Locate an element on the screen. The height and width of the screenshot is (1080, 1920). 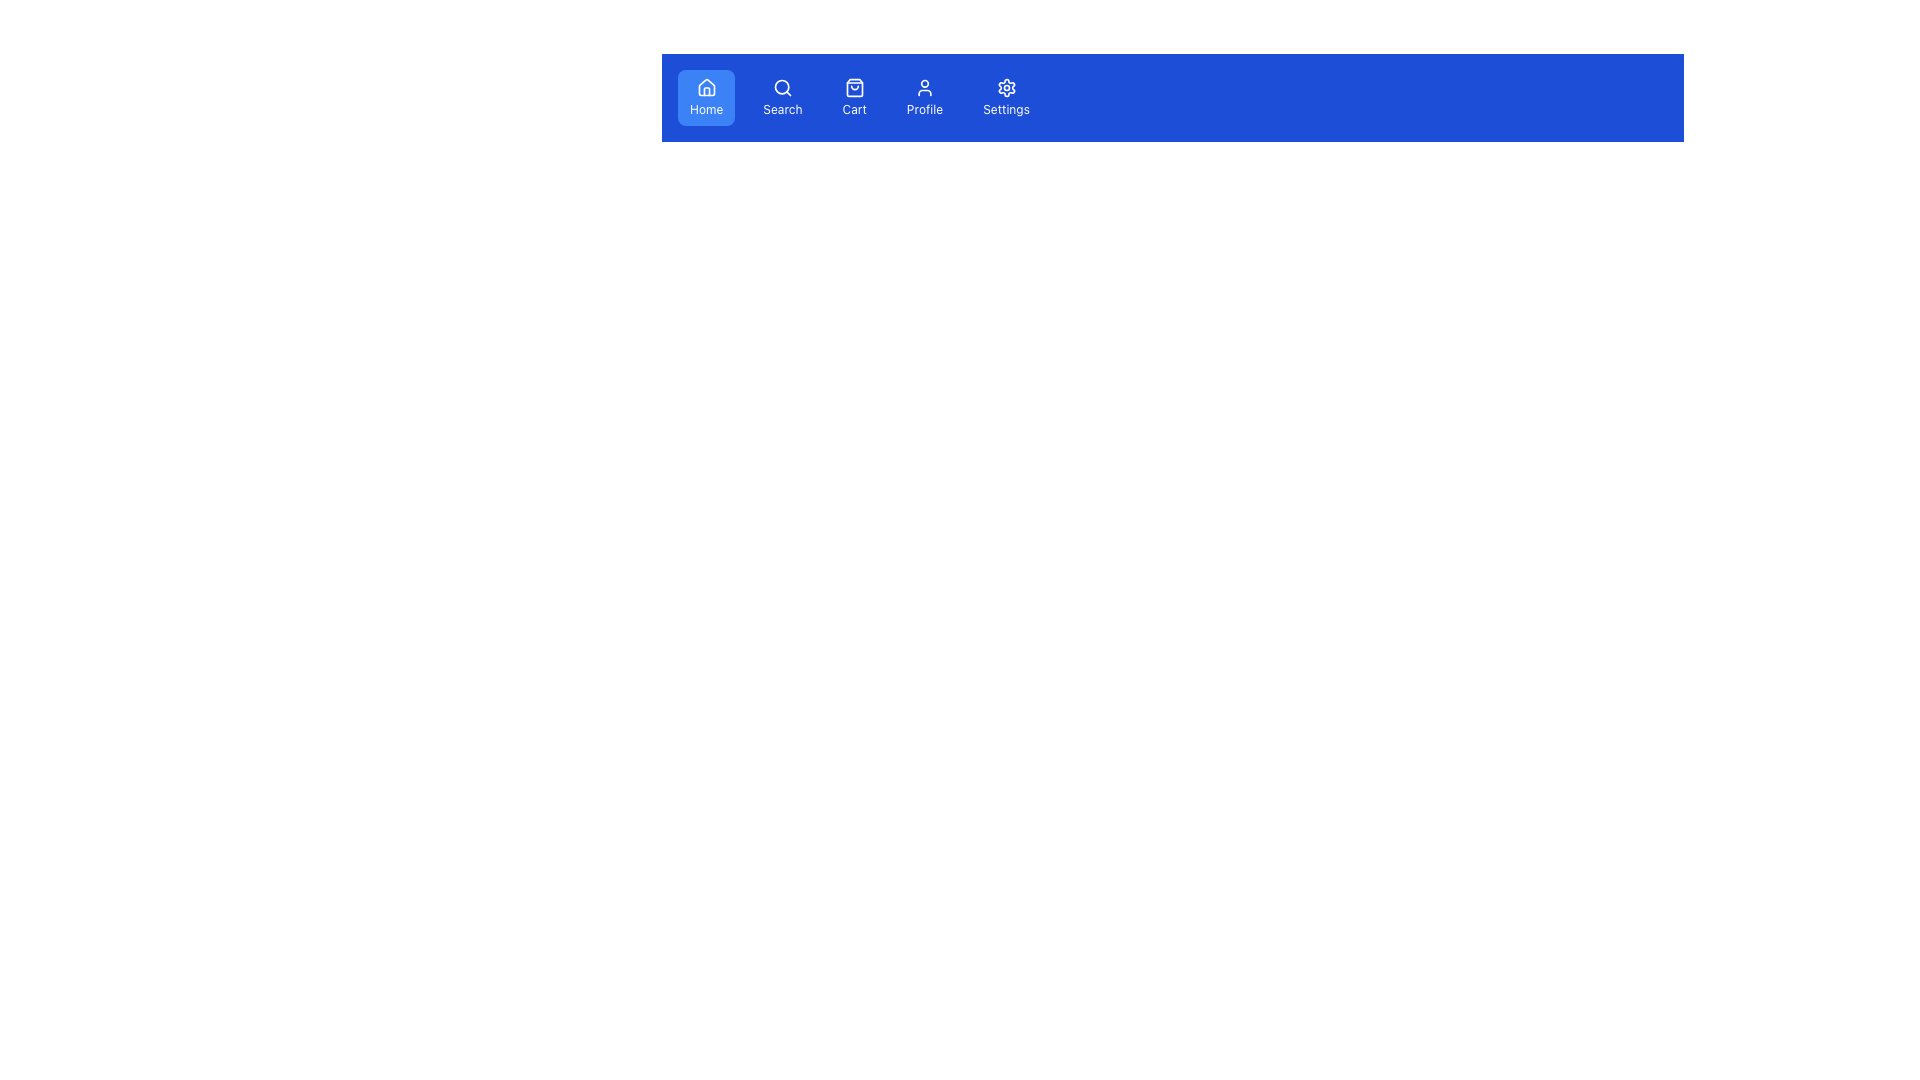
the 'Settings' button, which is a rounded rectangular button with a gear icon and white text on a blue background, located at the top of the page is located at coordinates (1006, 97).